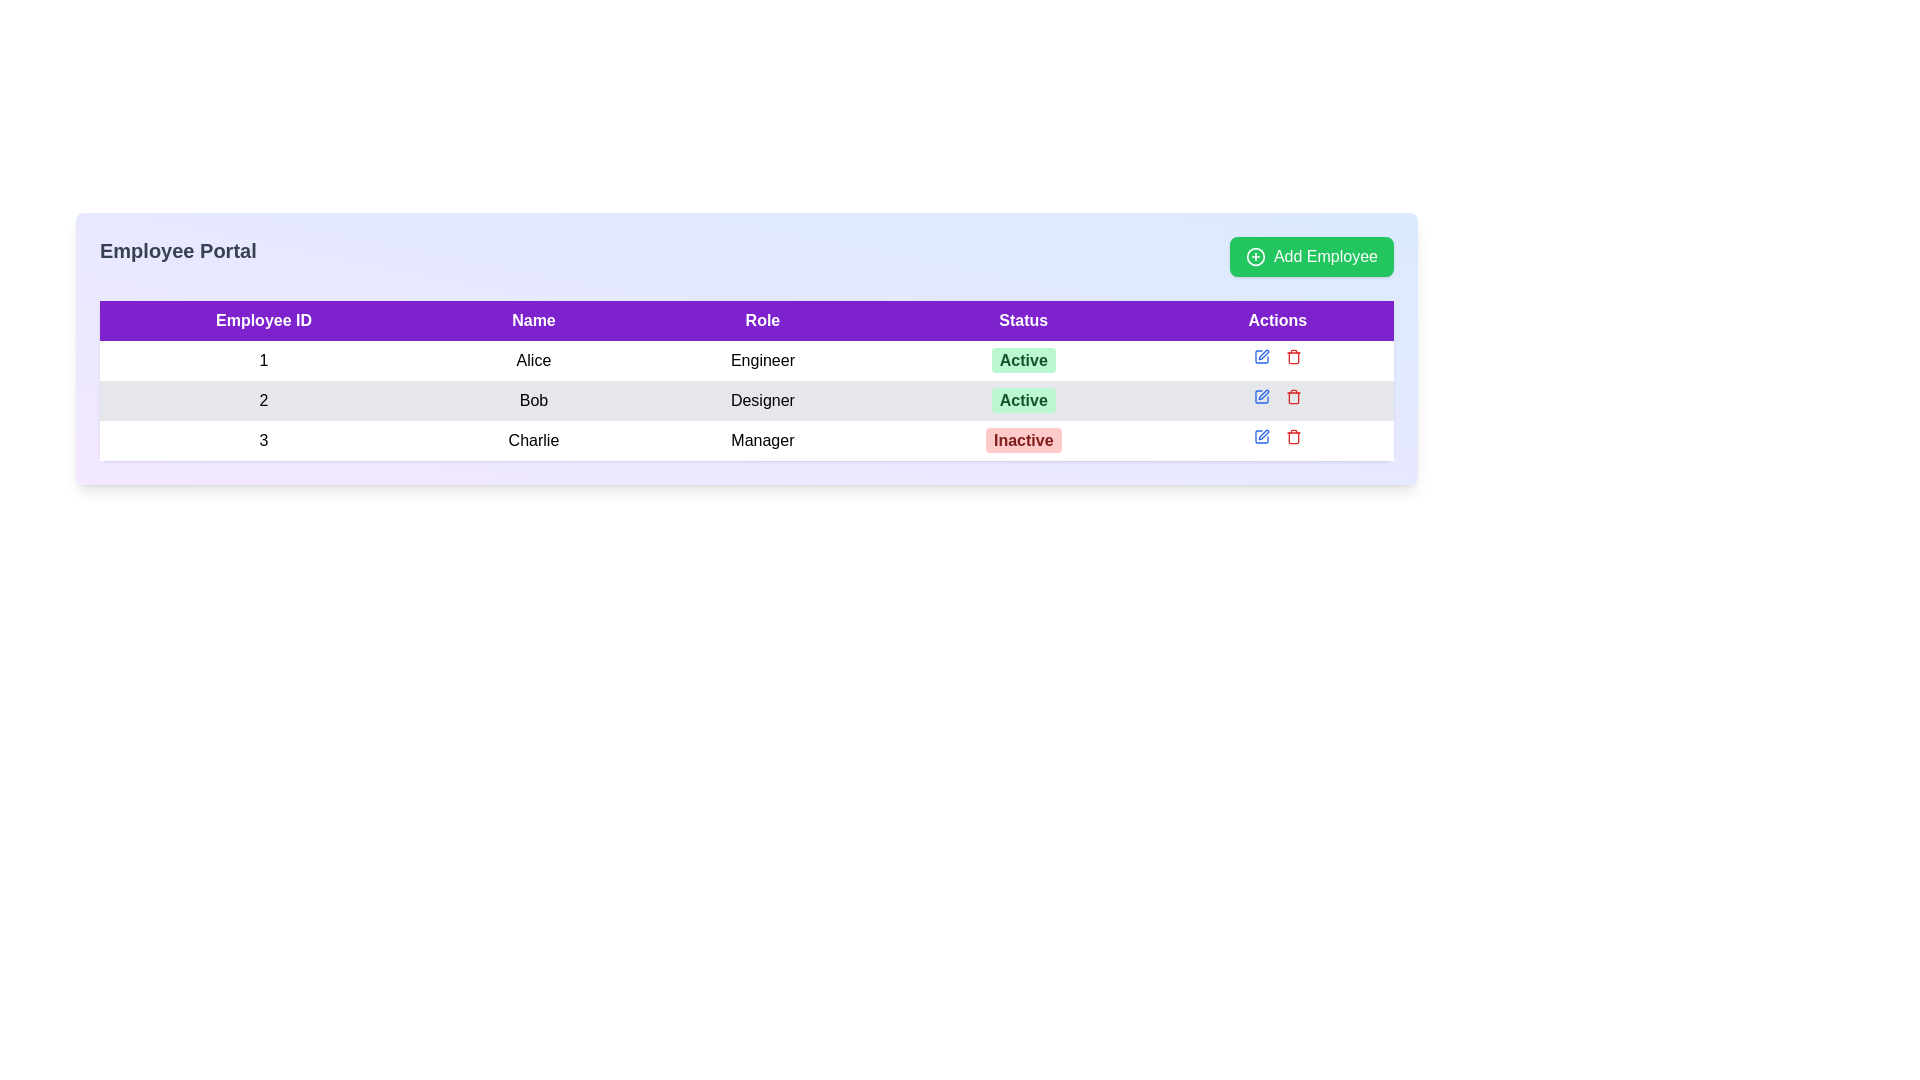  What do you see at coordinates (533, 439) in the screenshot?
I see `the Text element displaying 'Charlie' in black, which is centered within its cell in the third row of the table` at bounding box center [533, 439].